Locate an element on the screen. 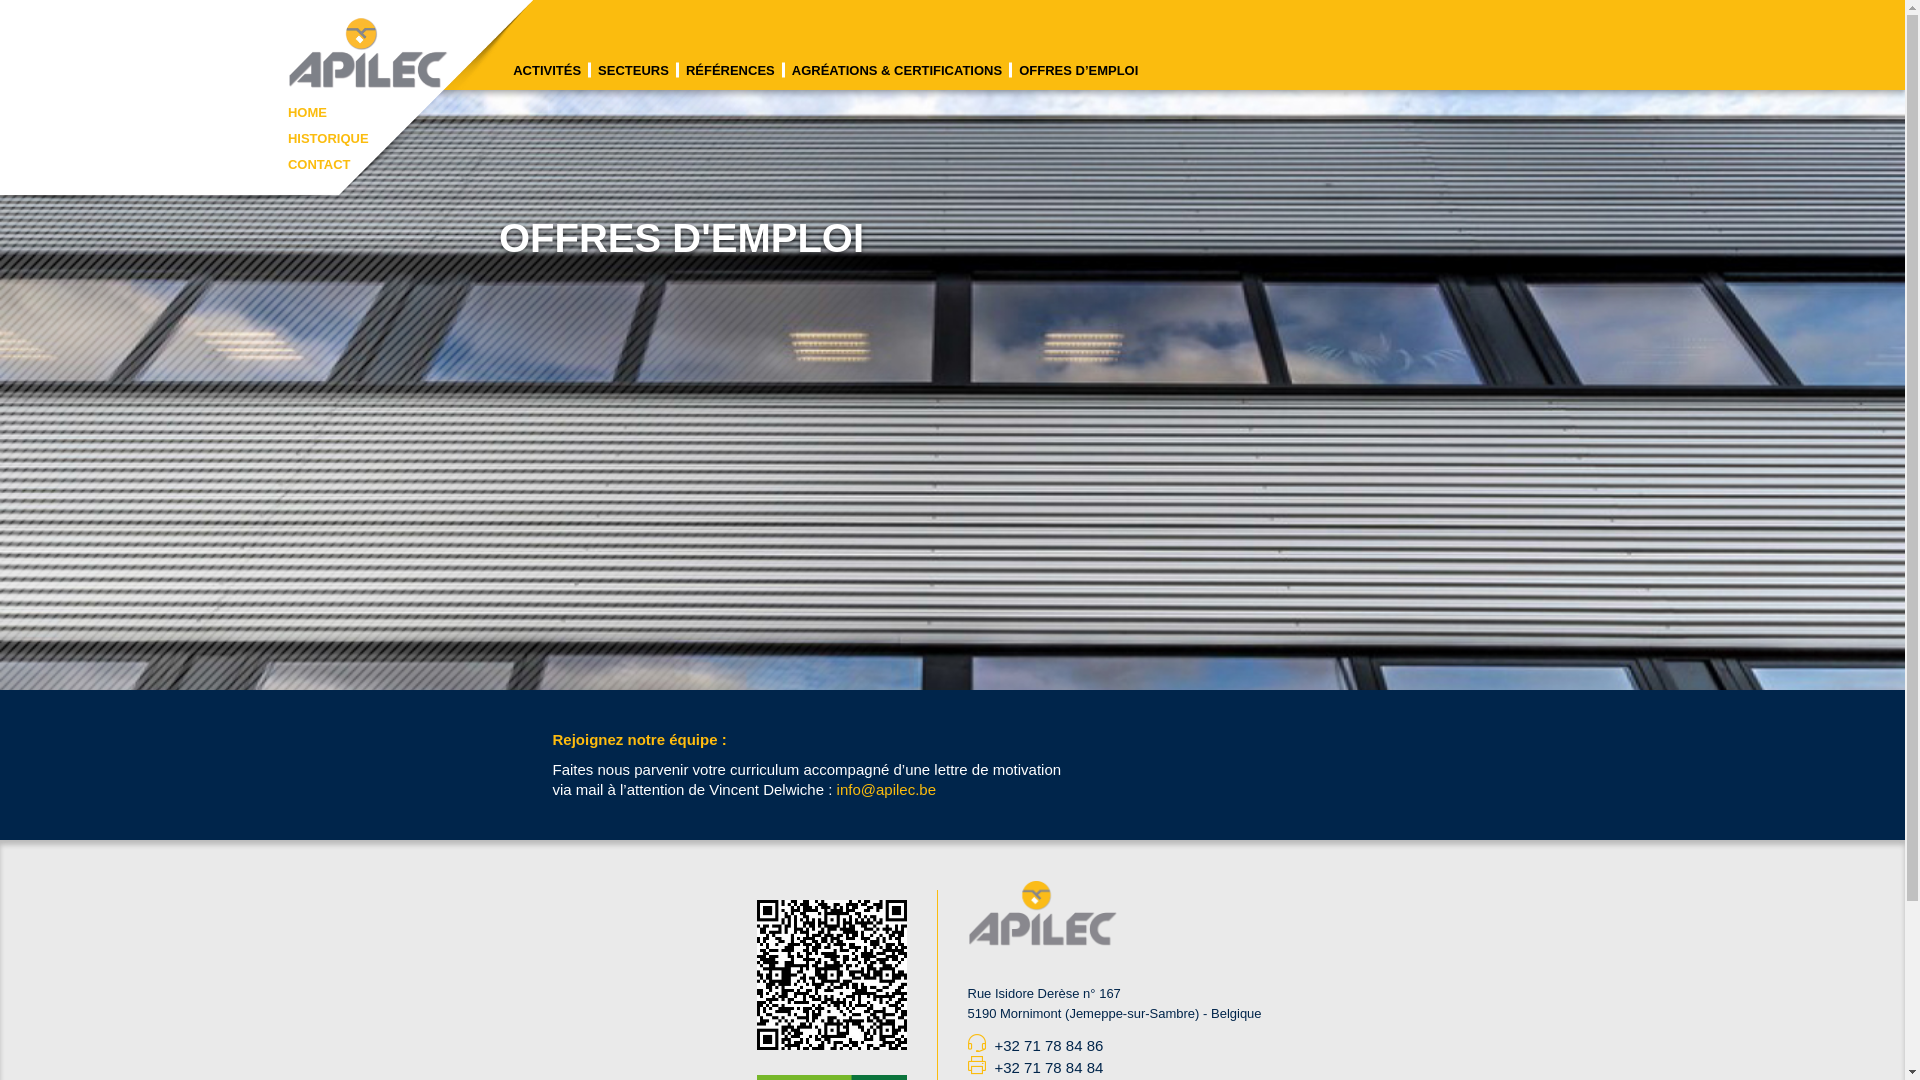 The height and width of the screenshot is (1080, 1920). 'CONTACT' is located at coordinates (318, 163).